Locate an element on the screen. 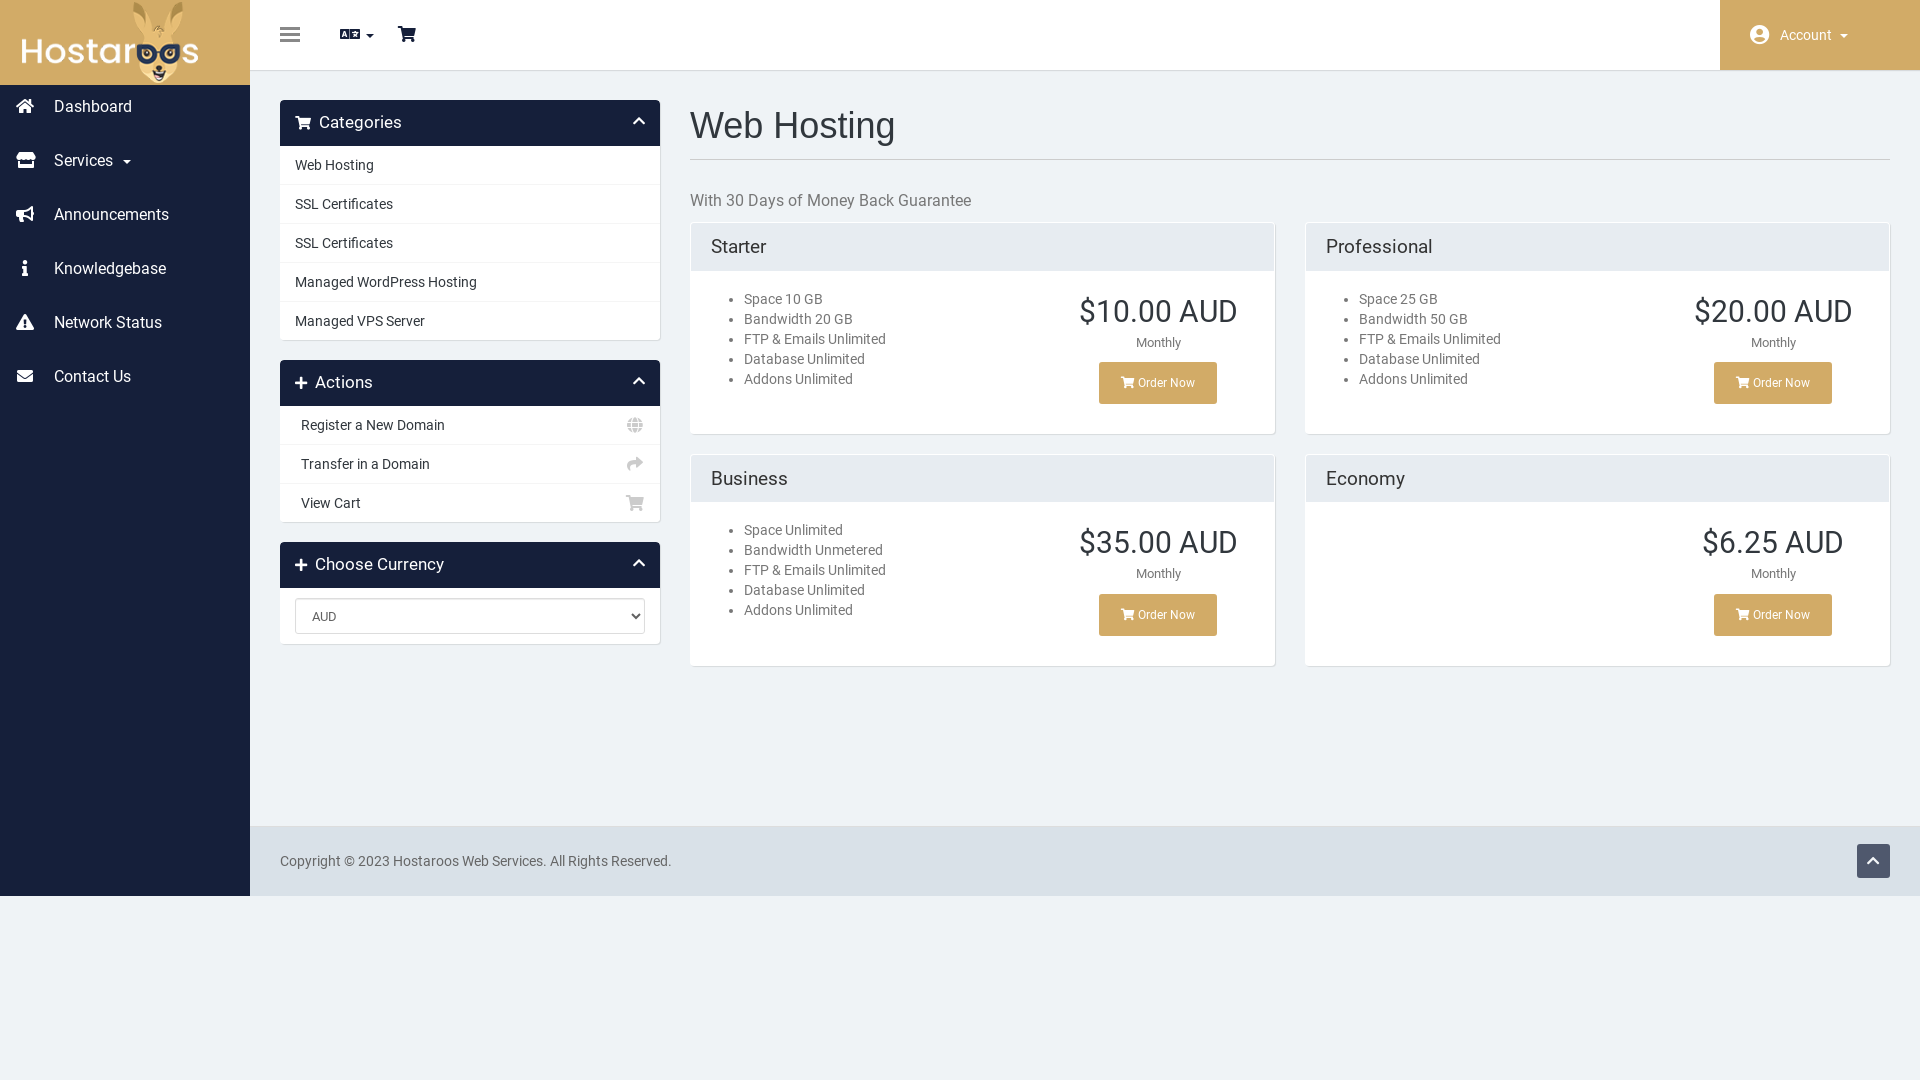  '  Transfer in a Domain' is located at coordinates (469, 463).